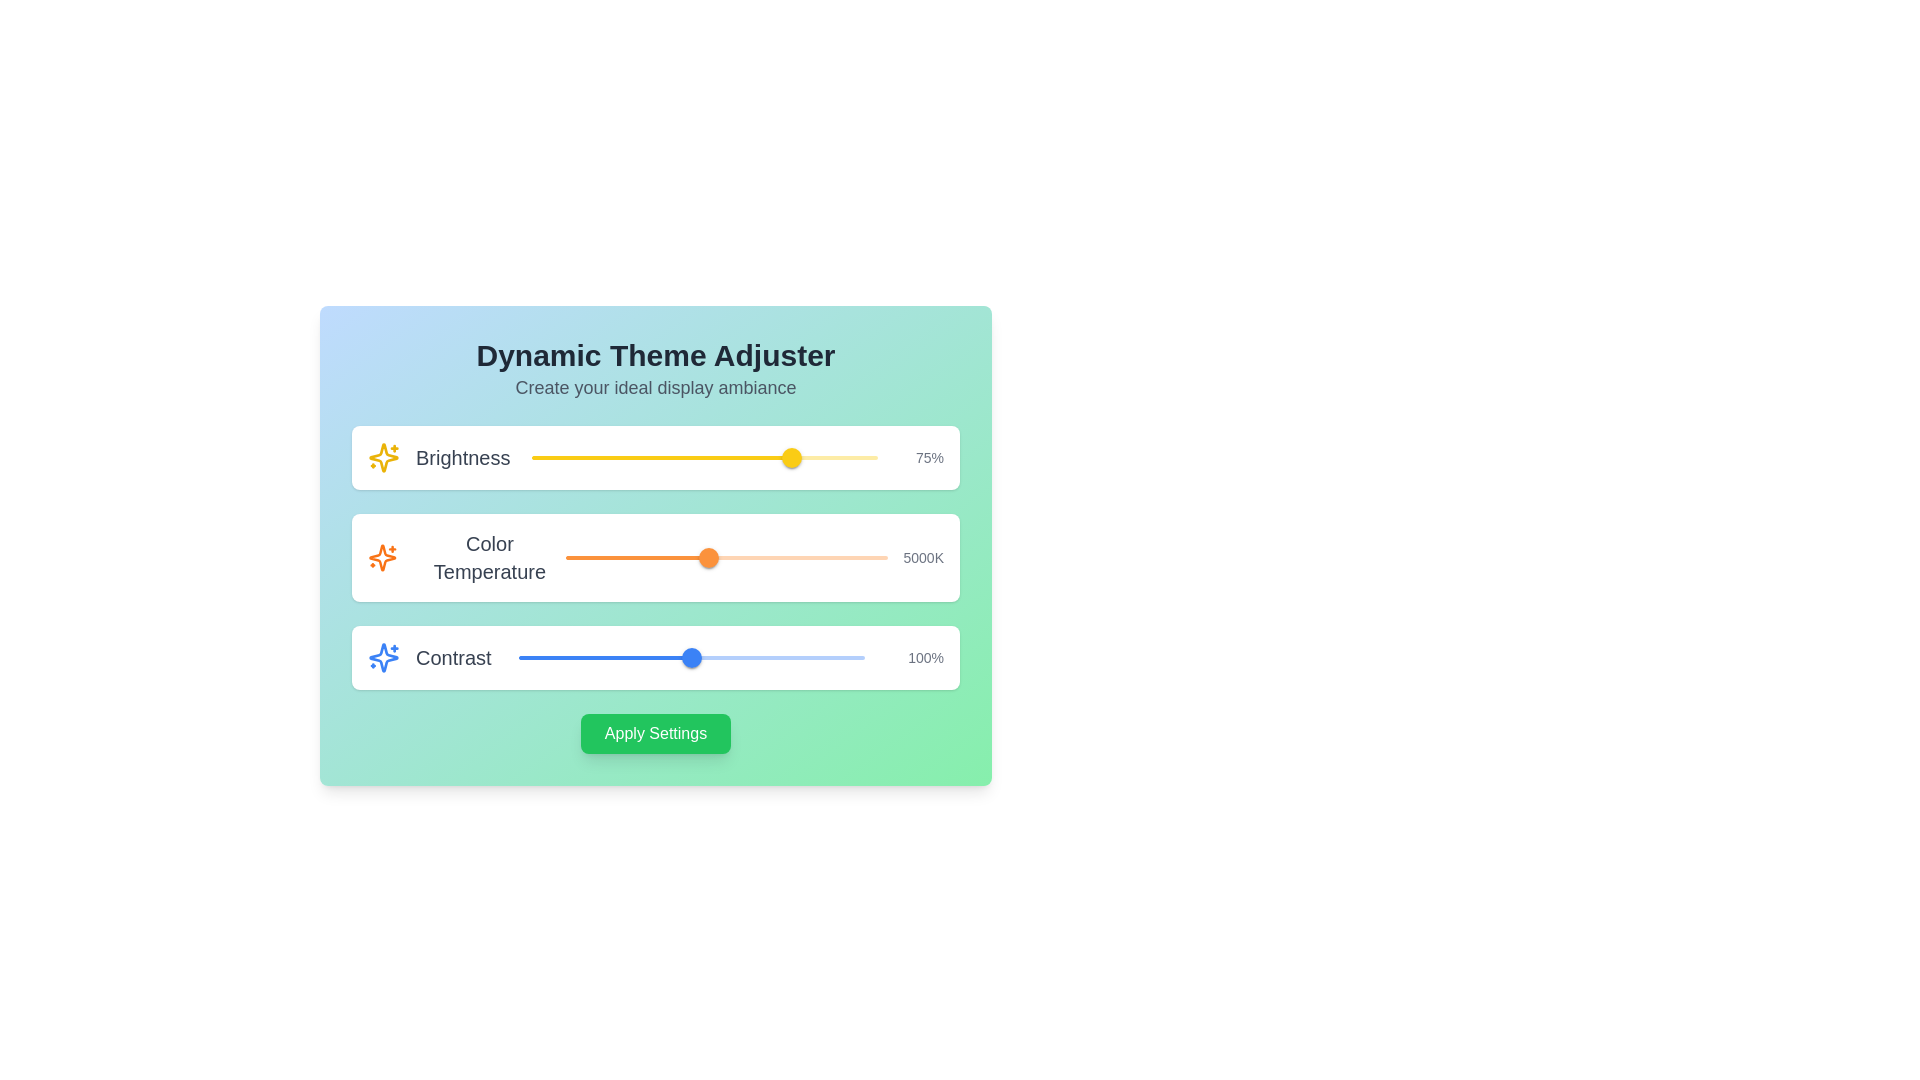 This screenshot has height=1080, width=1920. I want to click on the contrast level, so click(826, 658).